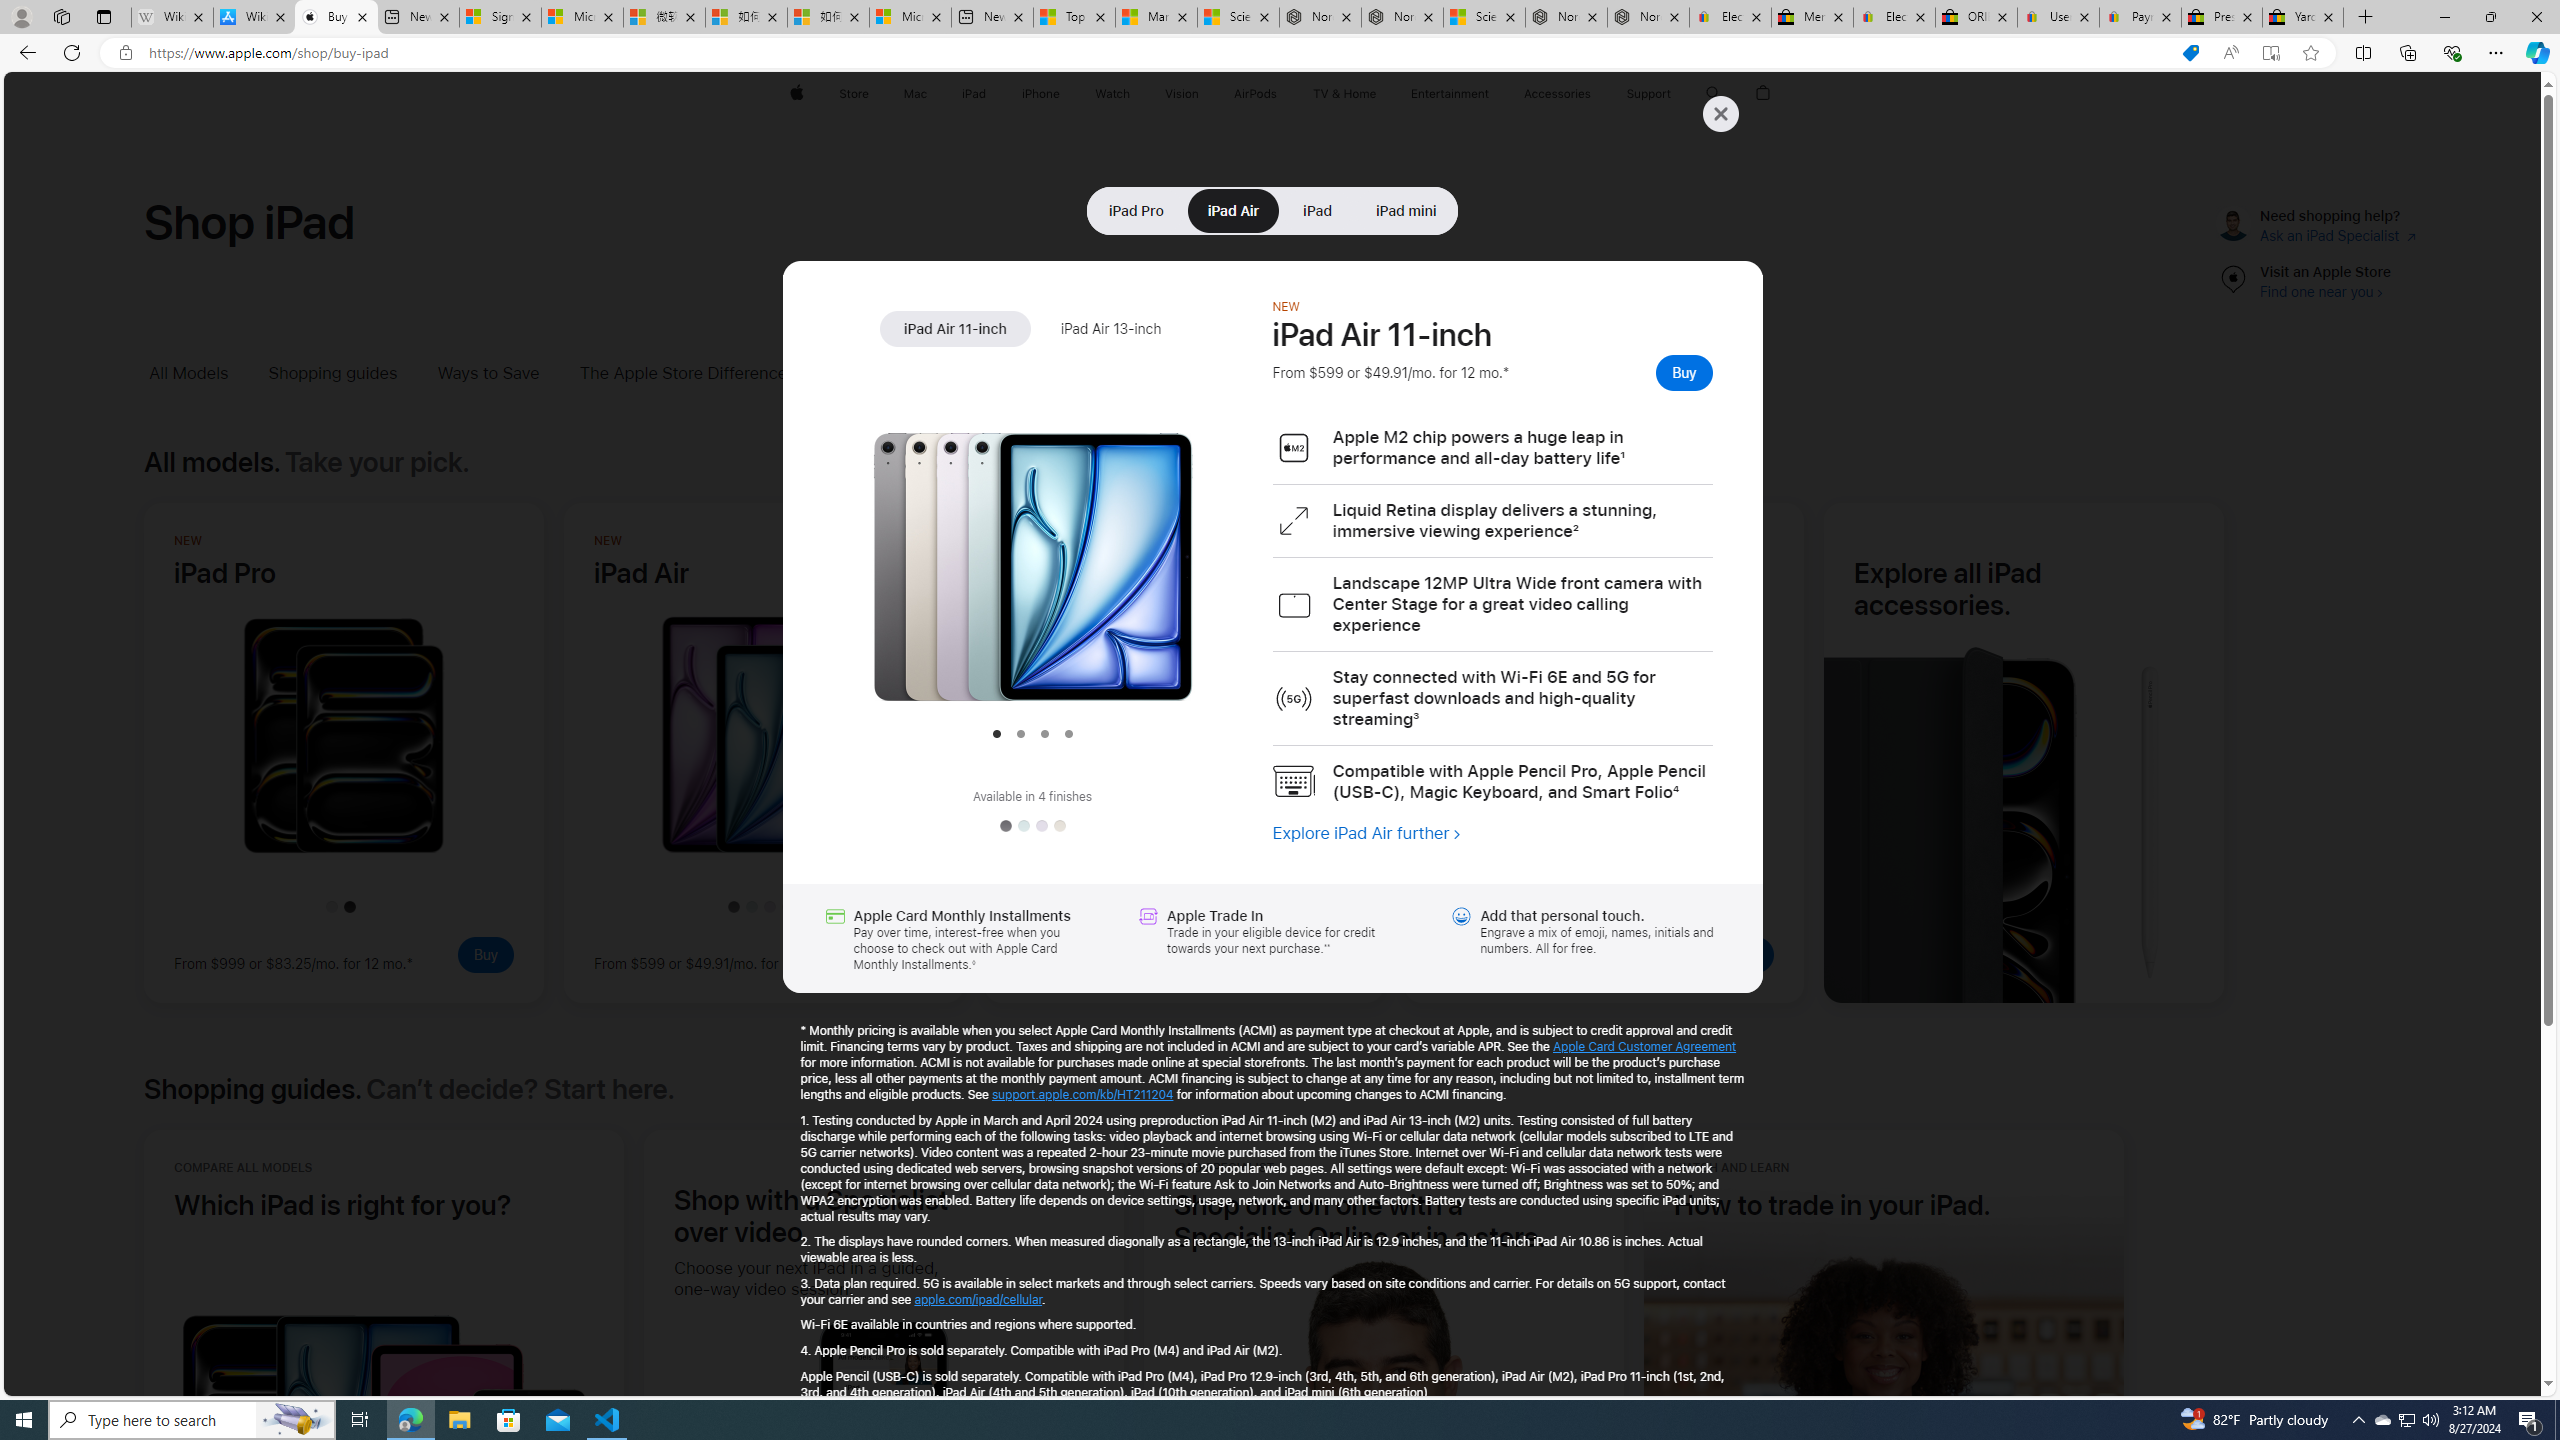 This screenshot has height=1440, width=2560. Describe the element at coordinates (1232, 210) in the screenshot. I see `'iPad Air'` at that location.